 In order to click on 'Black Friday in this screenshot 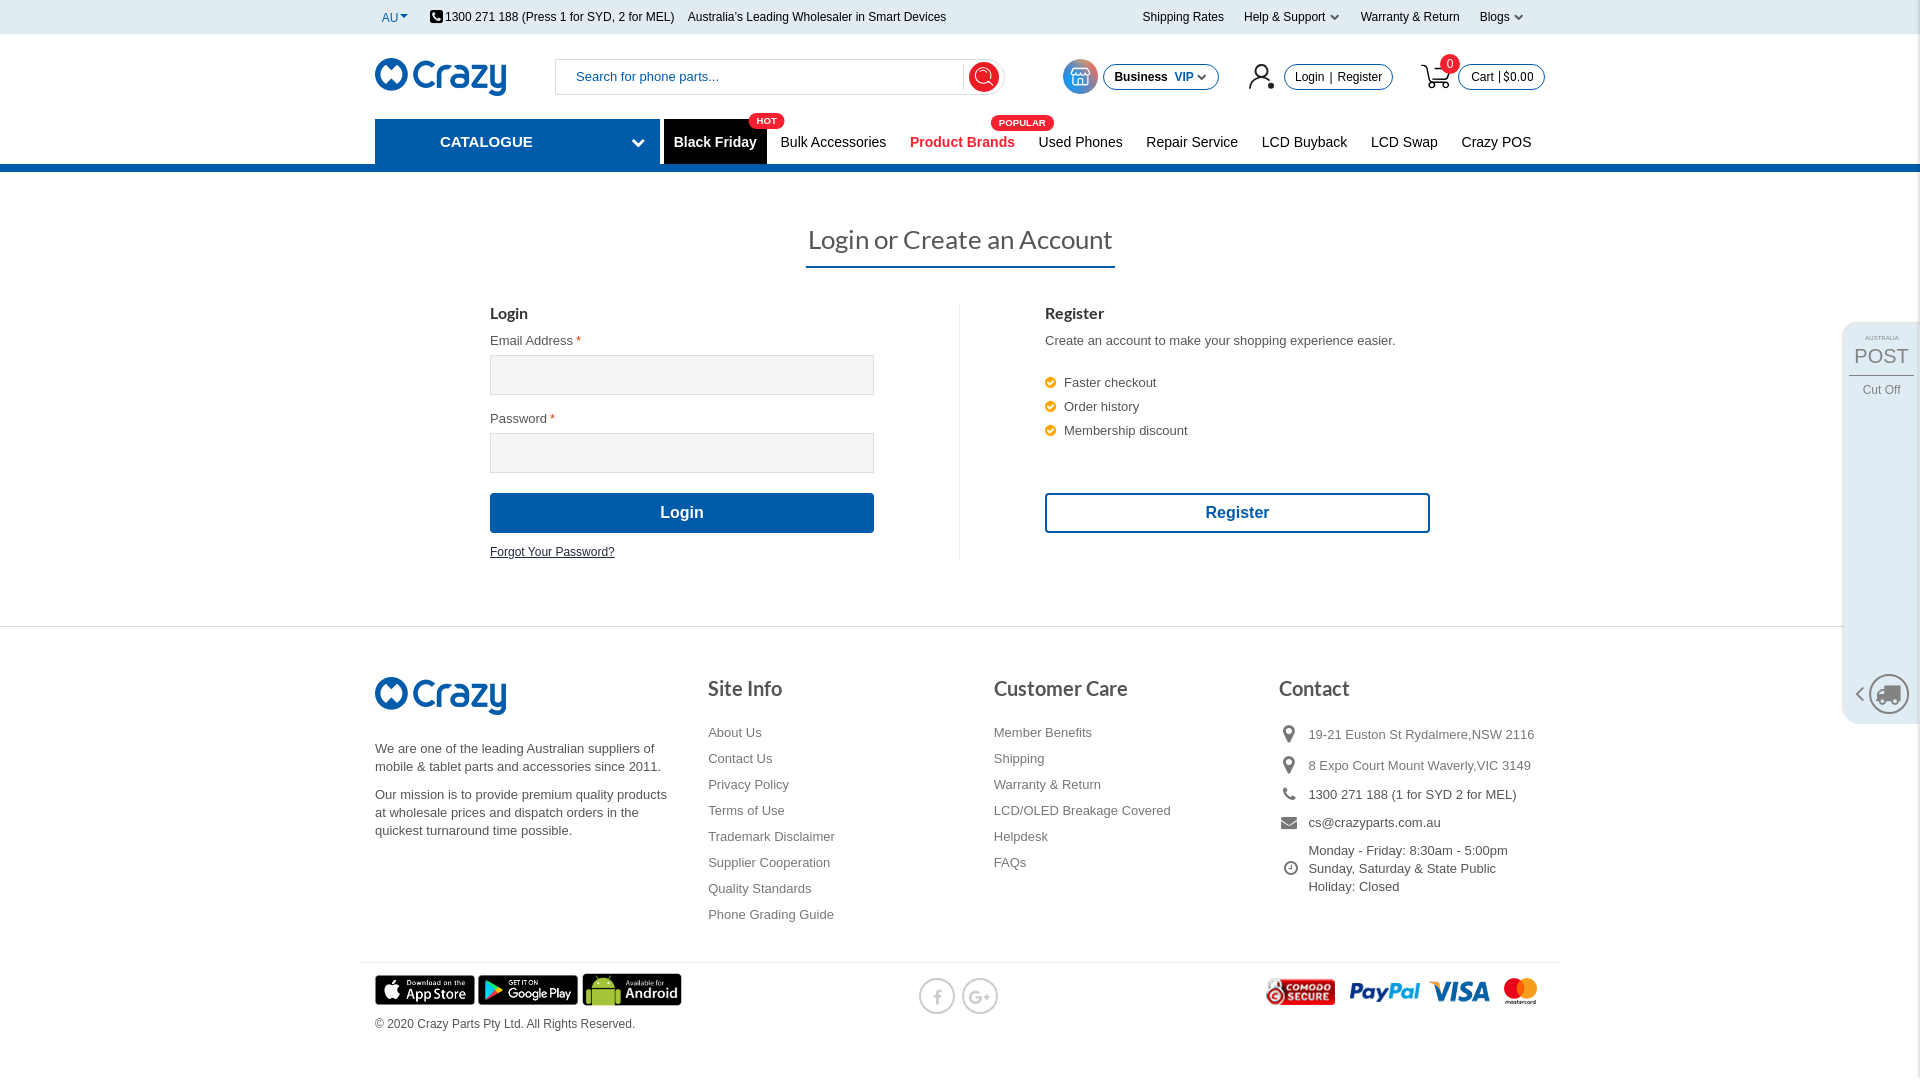, I will do `click(715, 141)`.